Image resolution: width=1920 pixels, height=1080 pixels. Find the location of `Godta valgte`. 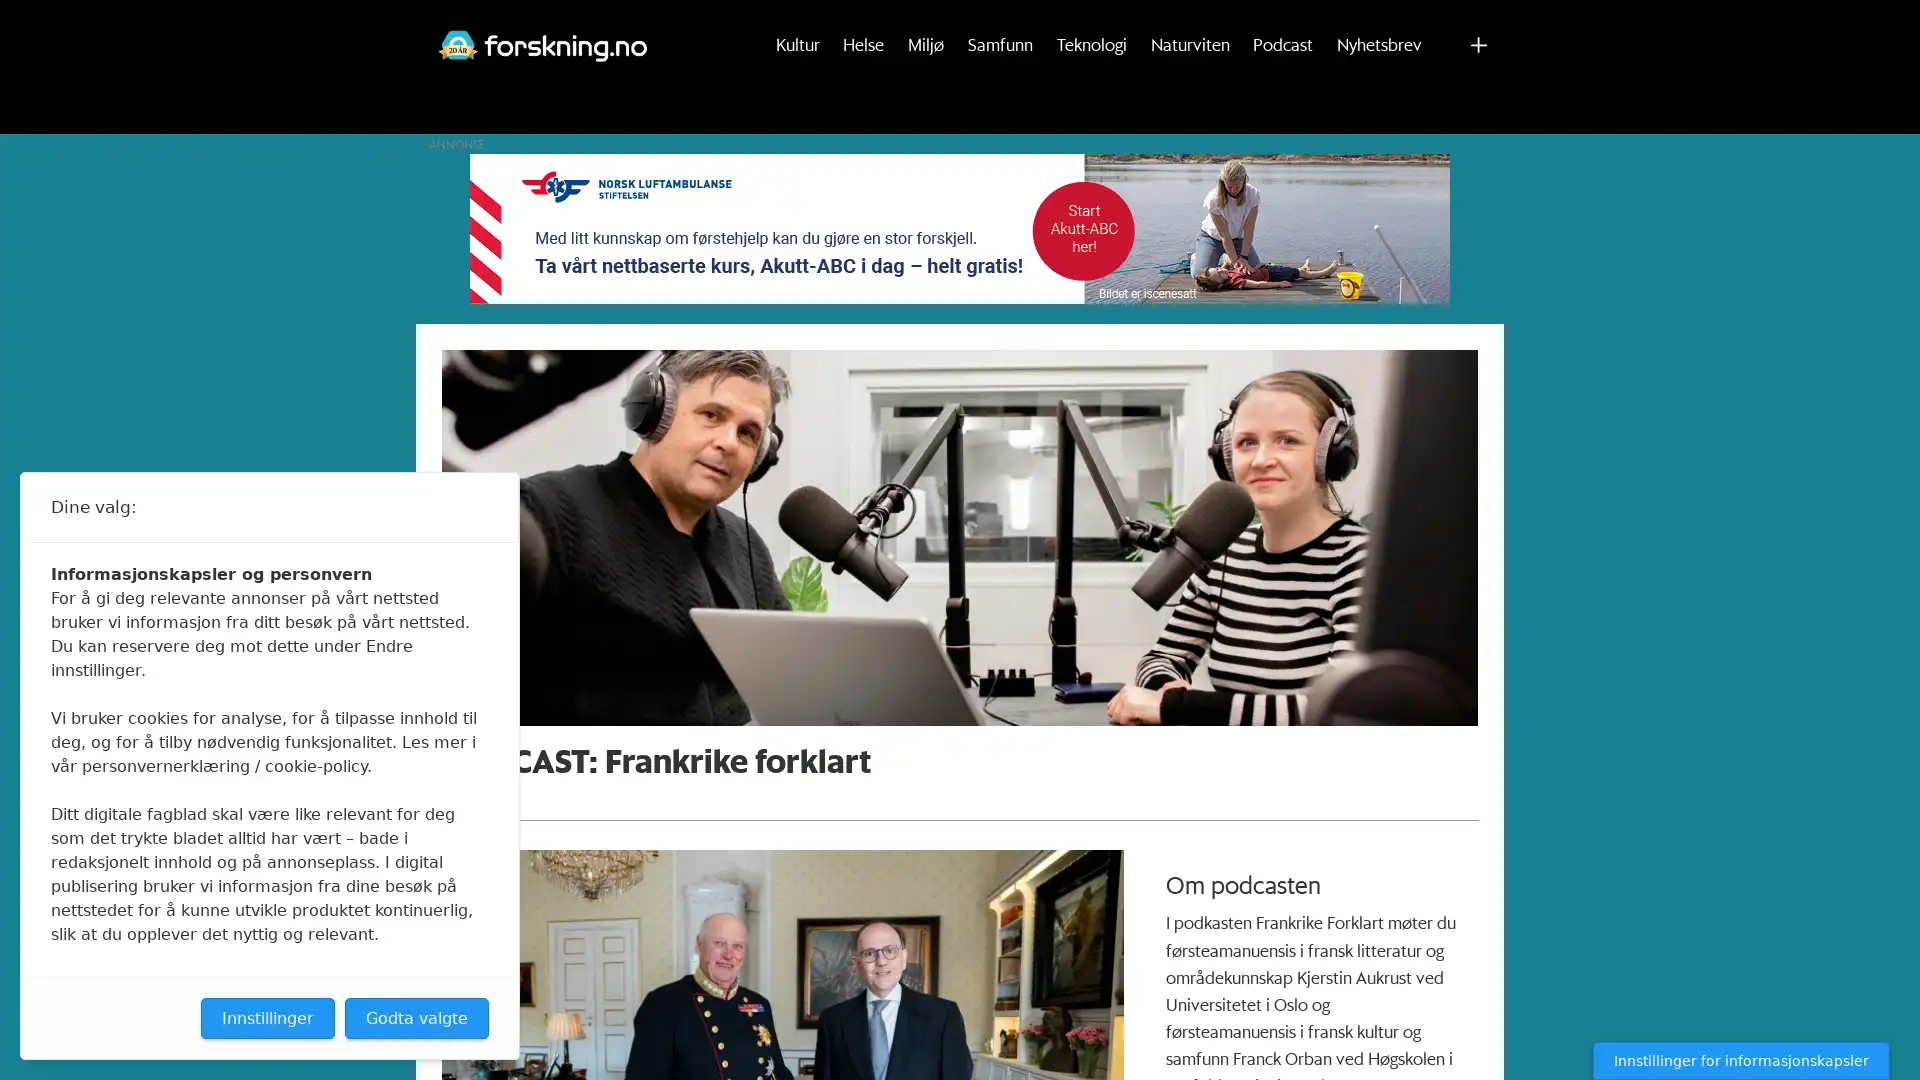

Godta valgte is located at coordinates (416, 1018).